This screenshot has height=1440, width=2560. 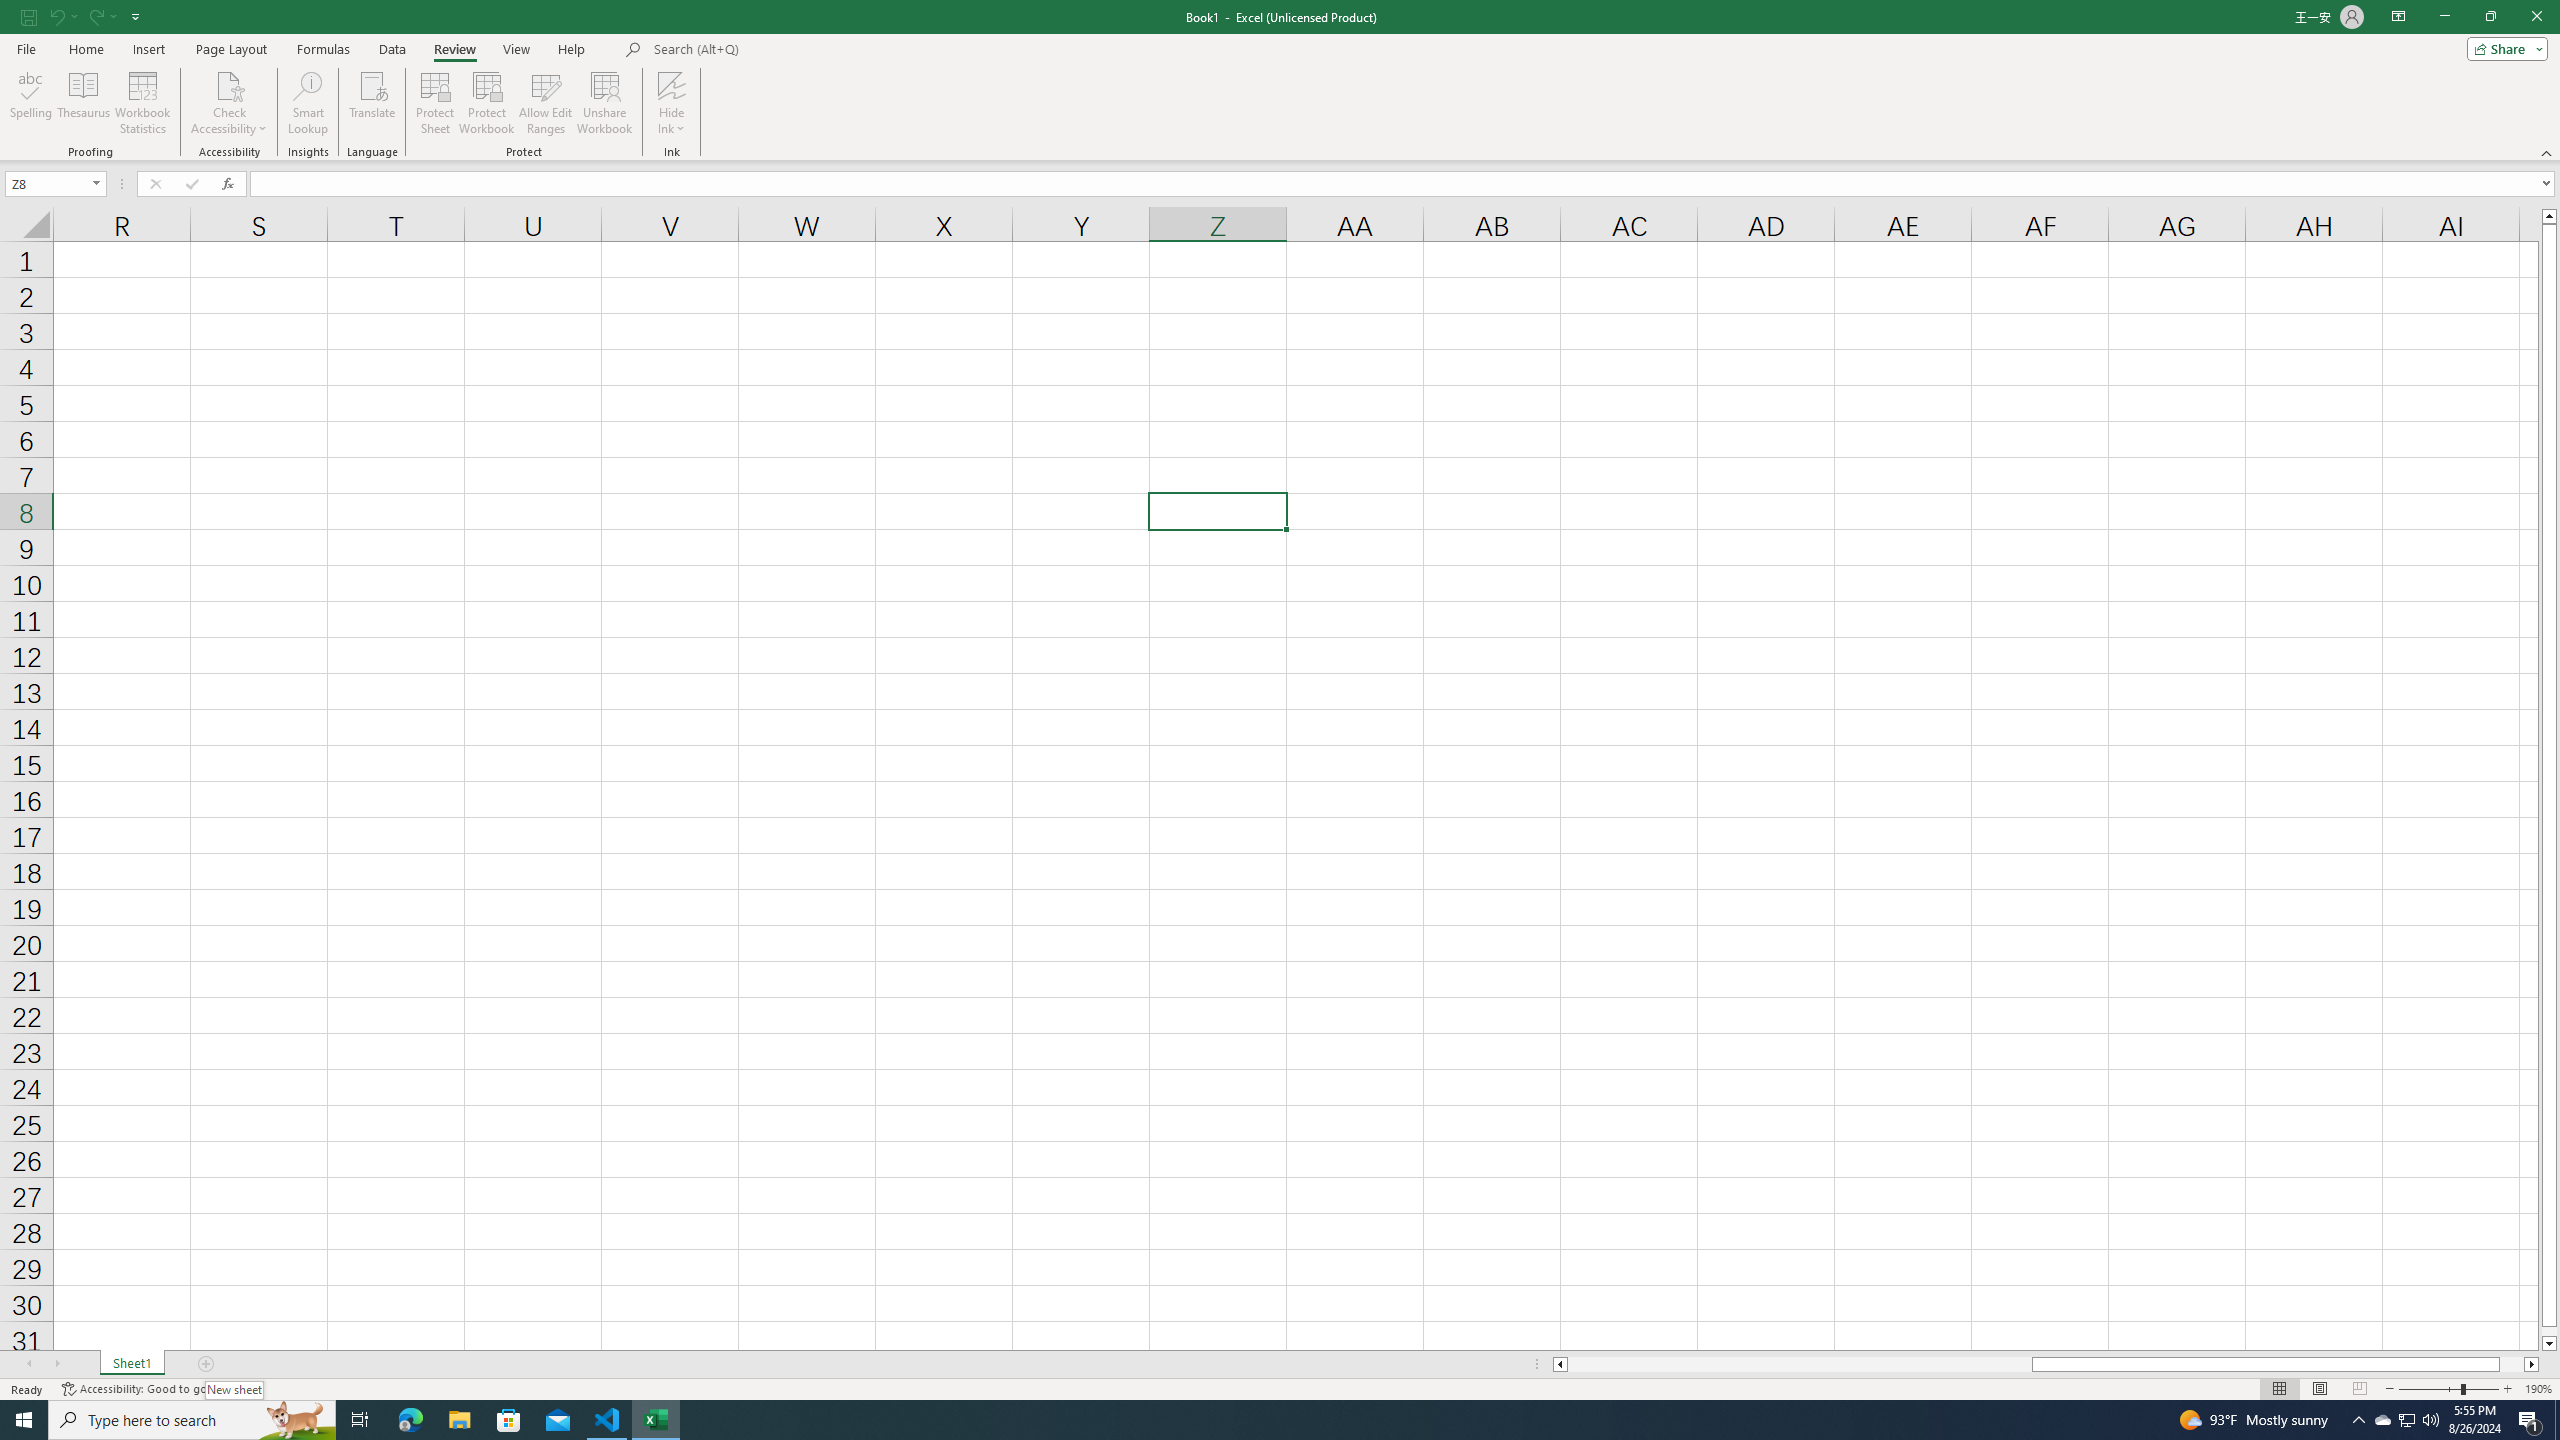 I want to click on 'Spelling...', so click(x=29, y=103).